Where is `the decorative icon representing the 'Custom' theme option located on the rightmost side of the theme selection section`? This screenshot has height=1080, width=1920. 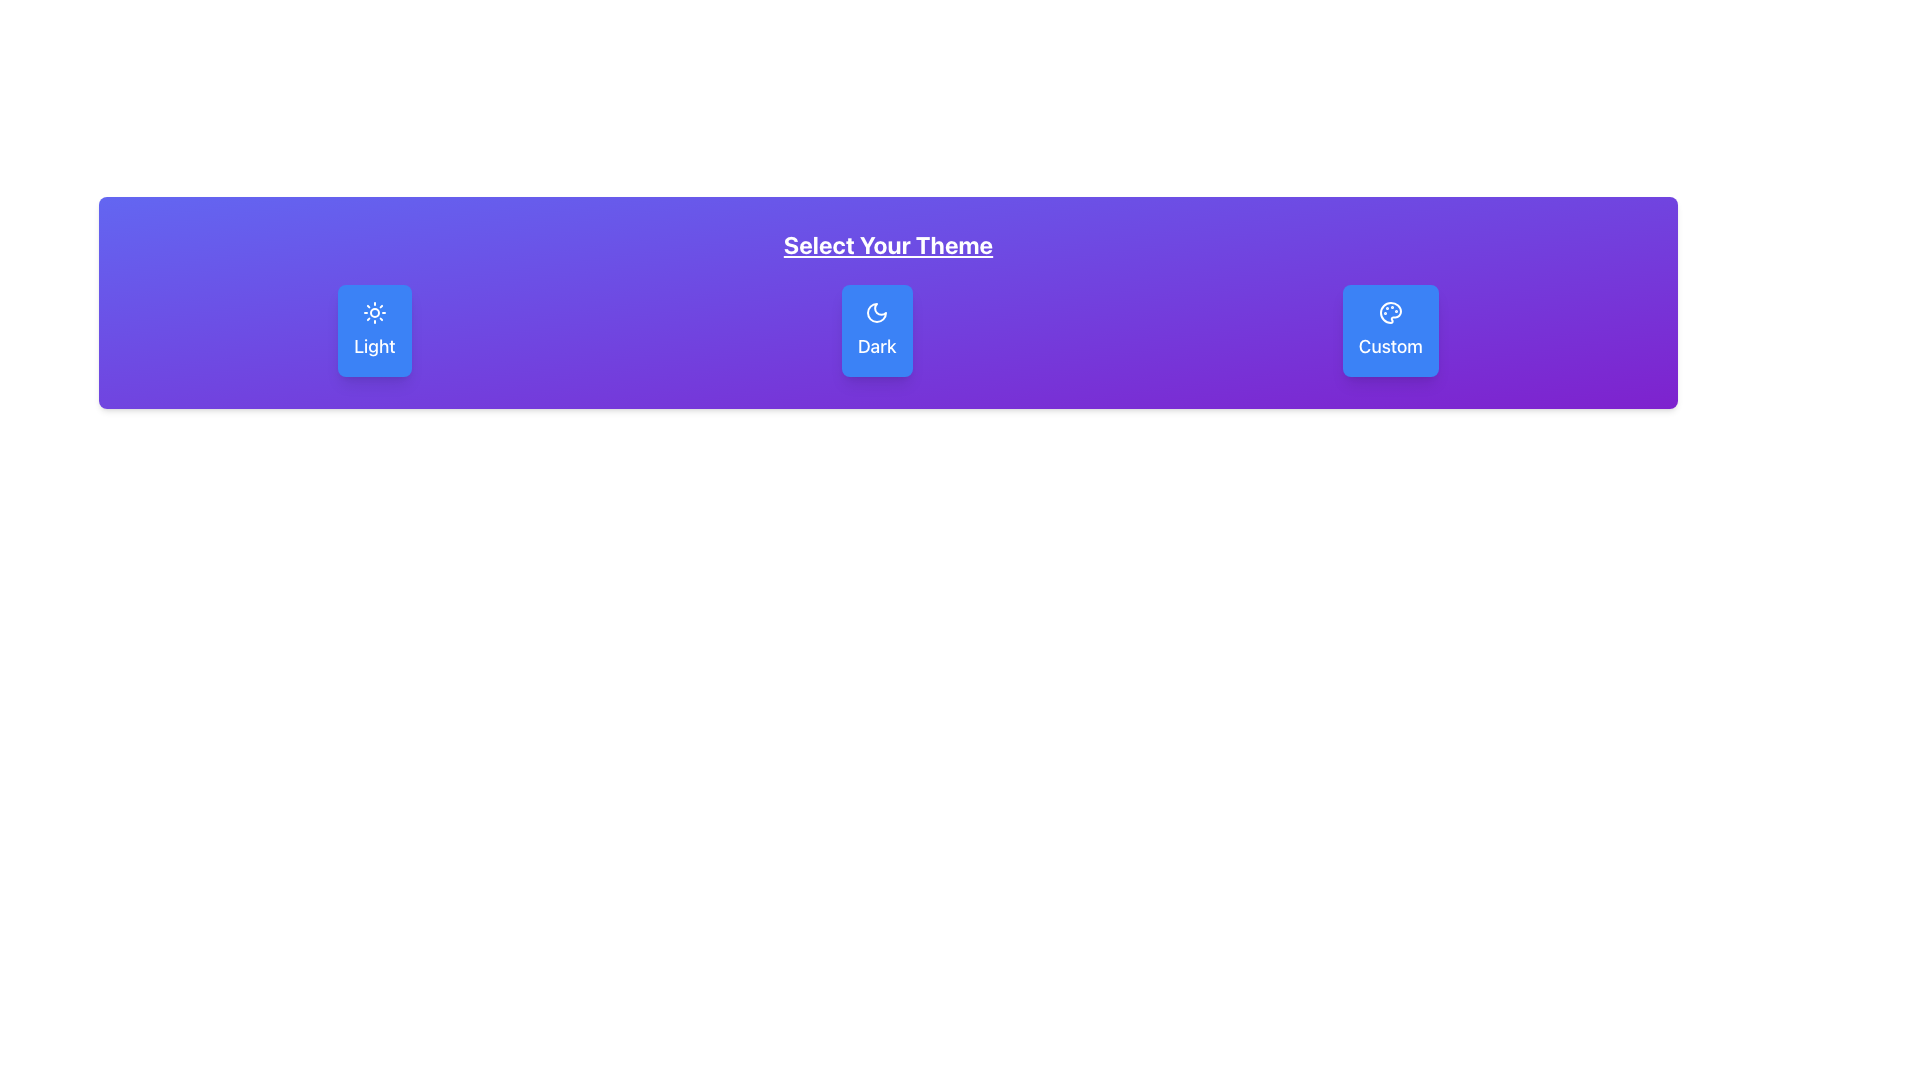
the decorative icon representing the 'Custom' theme option located on the rightmost side of the theme selection section is located at coordinates (1389, 312).